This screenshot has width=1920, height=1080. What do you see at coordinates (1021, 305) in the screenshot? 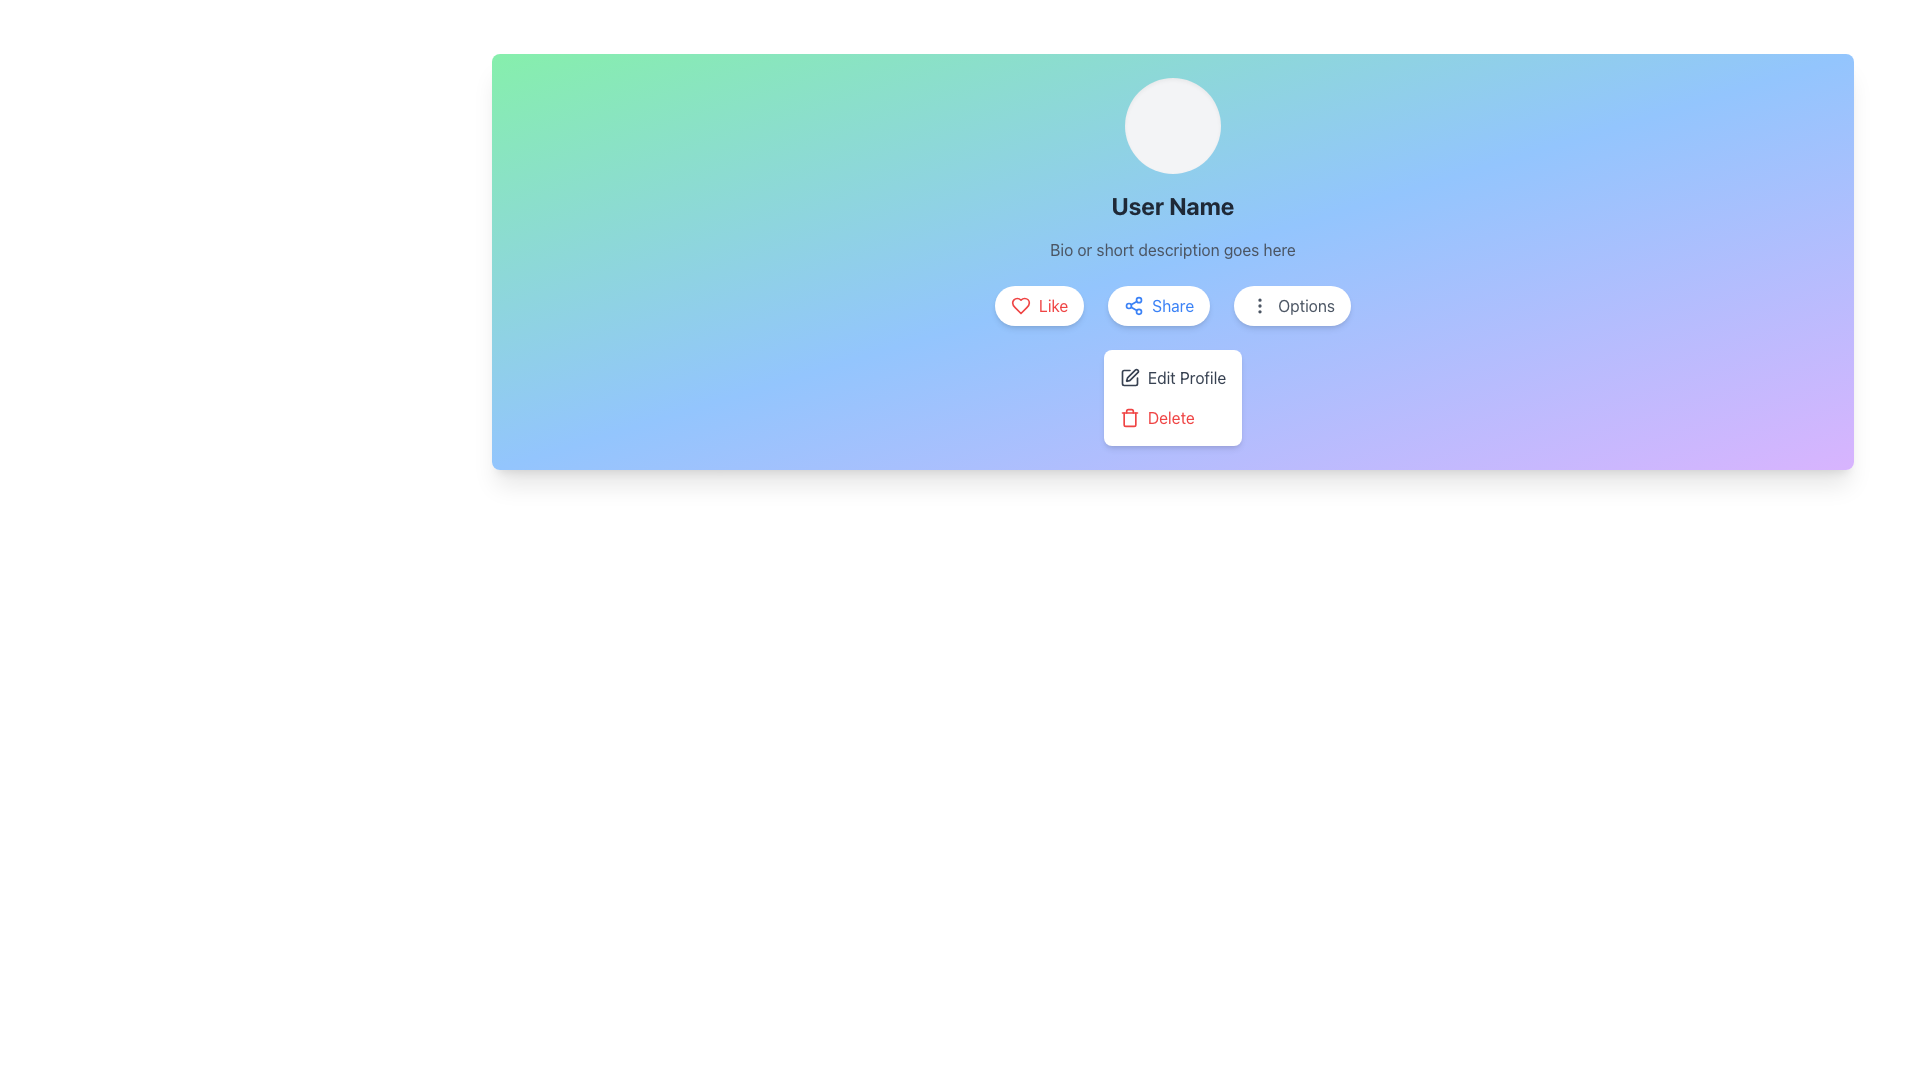
I see `the 'Like' button with the heart icon` at bounding box center [1021, 305].